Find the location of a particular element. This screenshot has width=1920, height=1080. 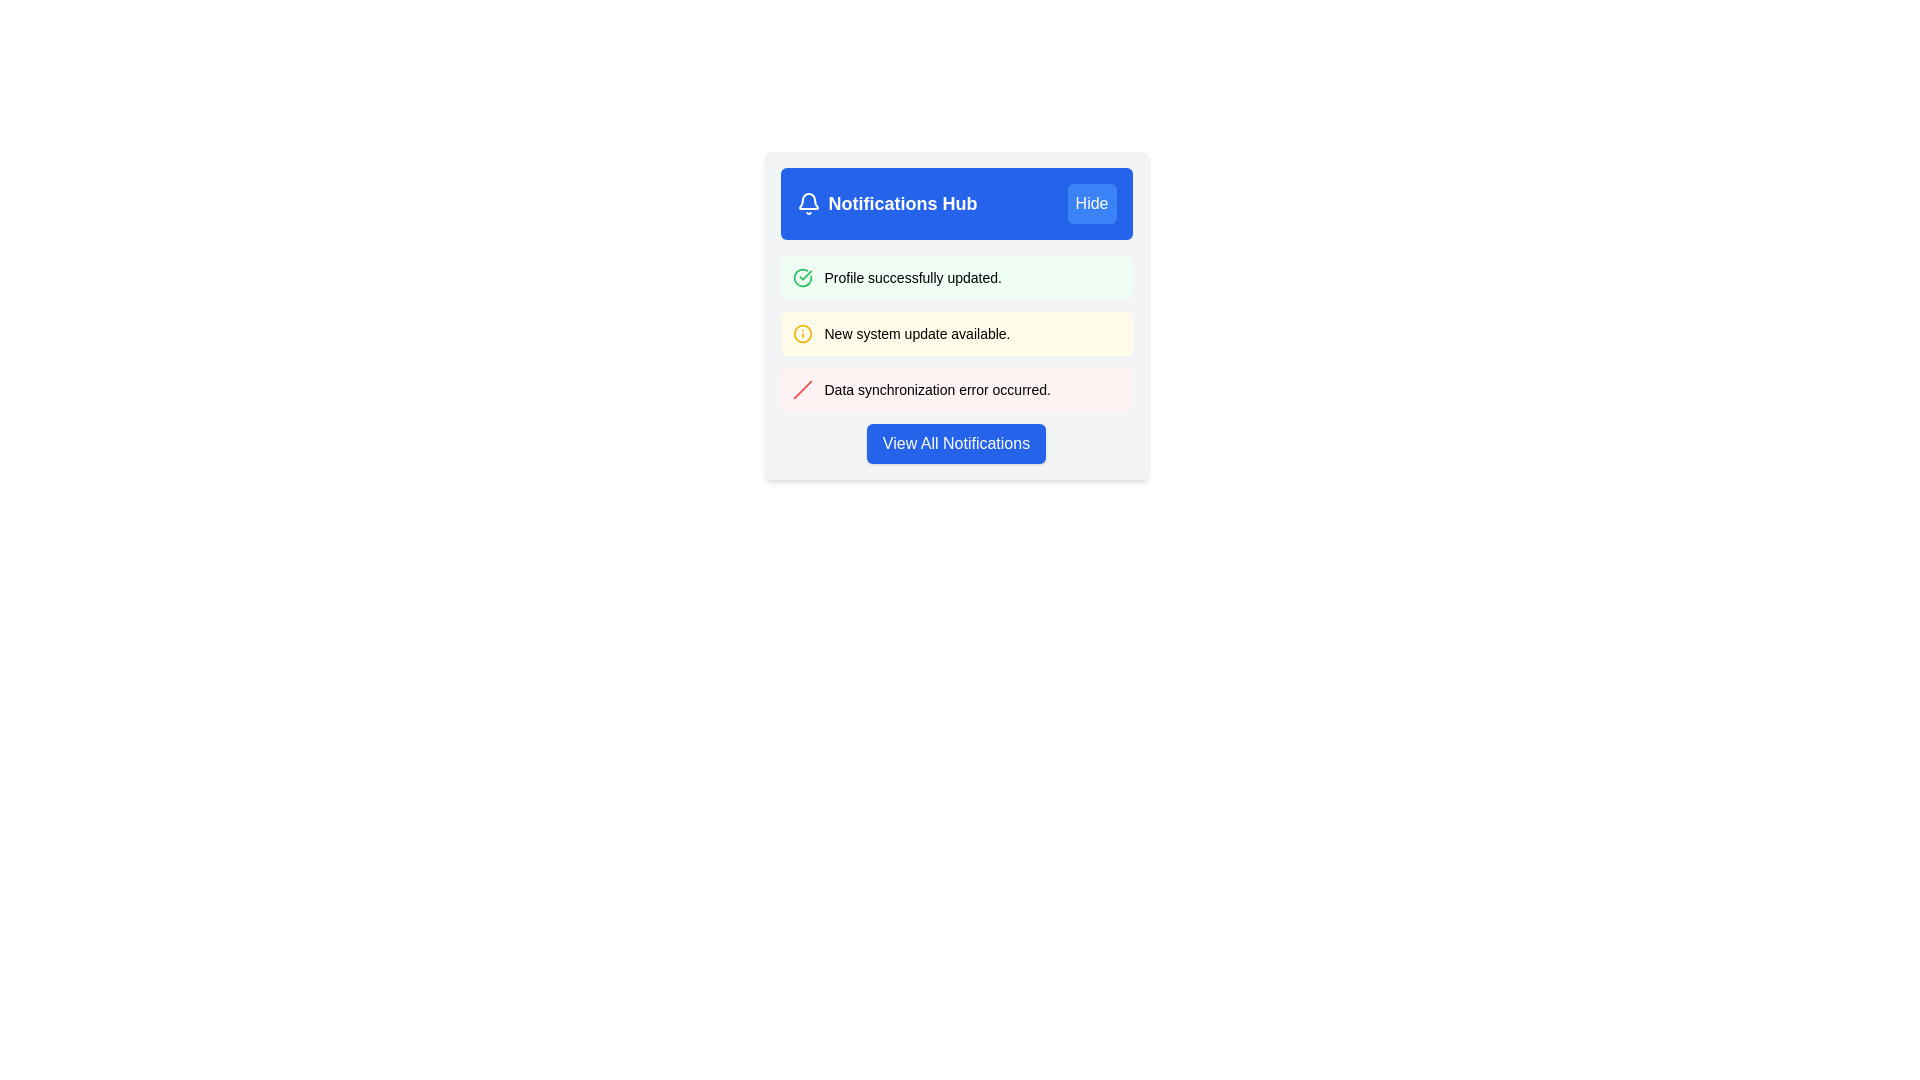

the third notification box in the Notifications Hub, which has a light red background and contains the text 'Data synchronization error occurred.' is located at coordinates (955, 389).